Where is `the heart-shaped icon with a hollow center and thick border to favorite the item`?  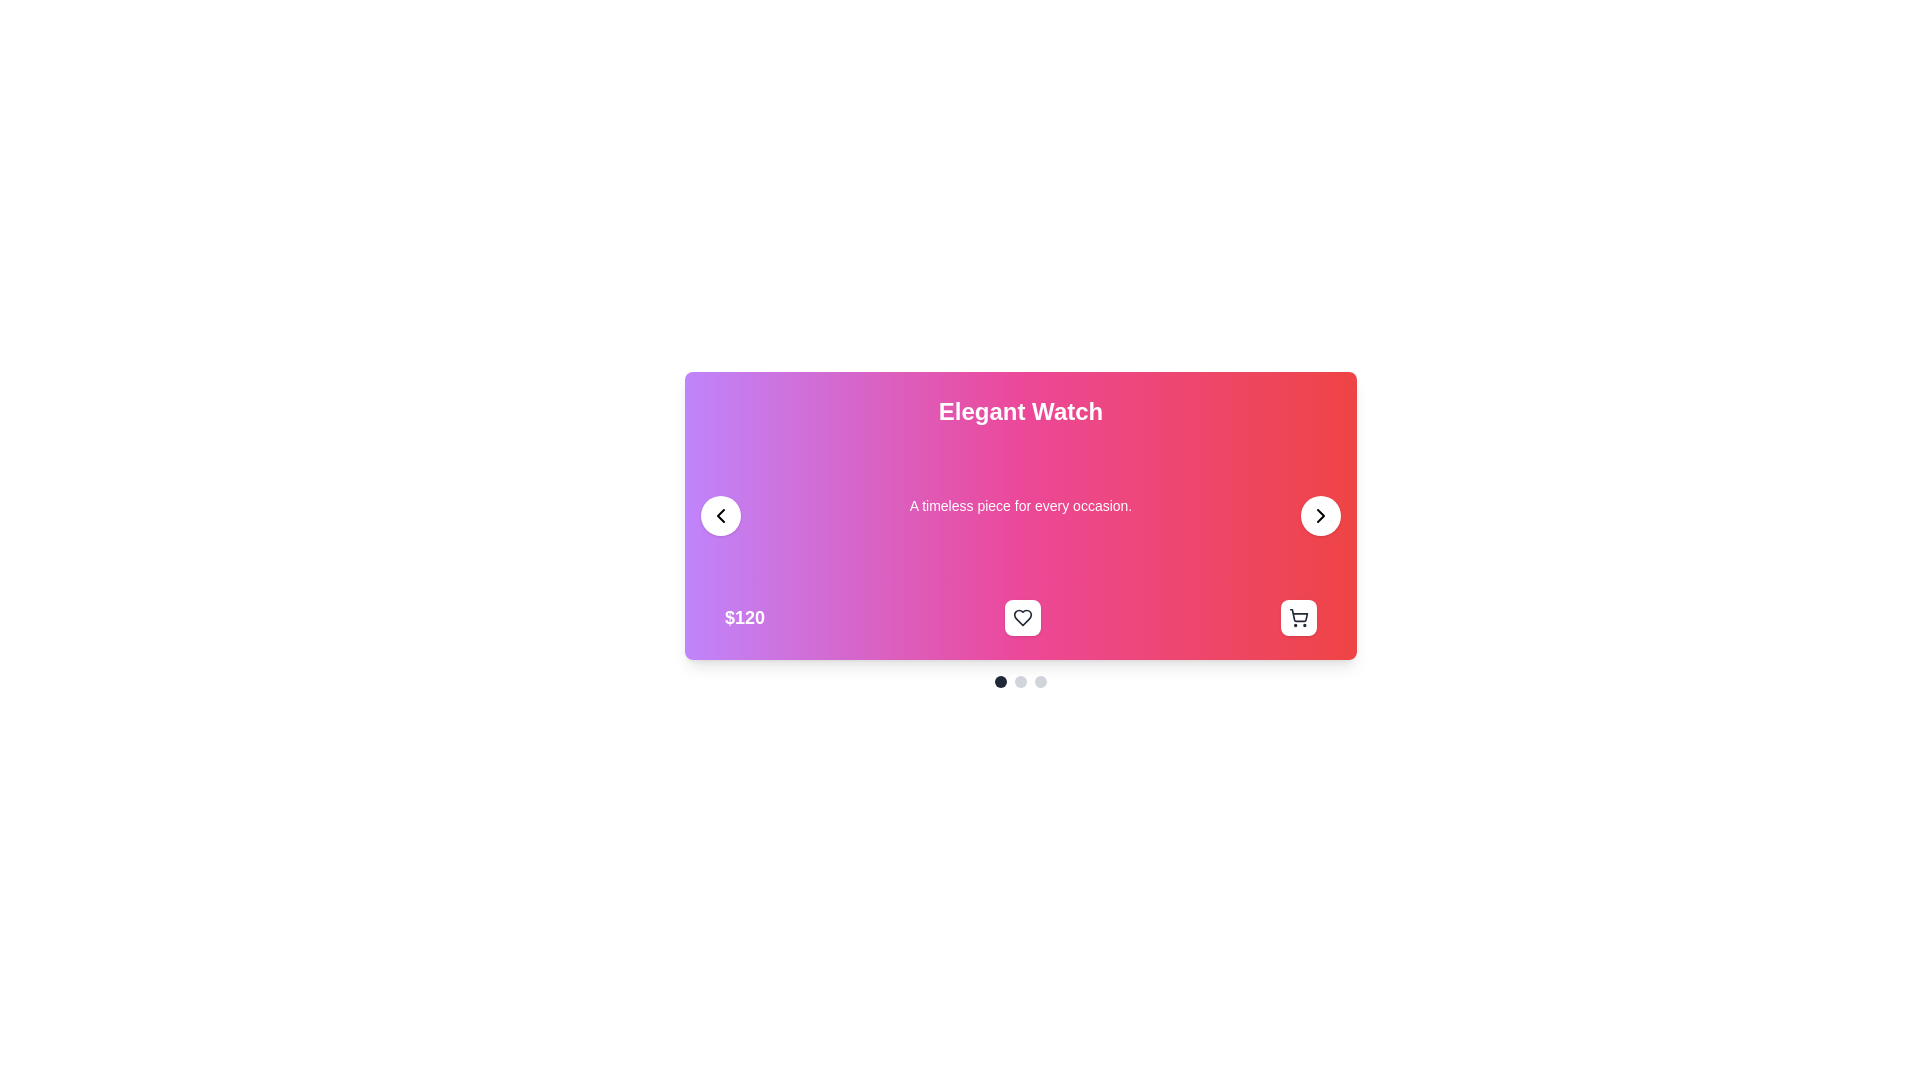 the heart-shaped icon with a hollow center and thick border to favorite the item is located at coordinates (1022, 616).